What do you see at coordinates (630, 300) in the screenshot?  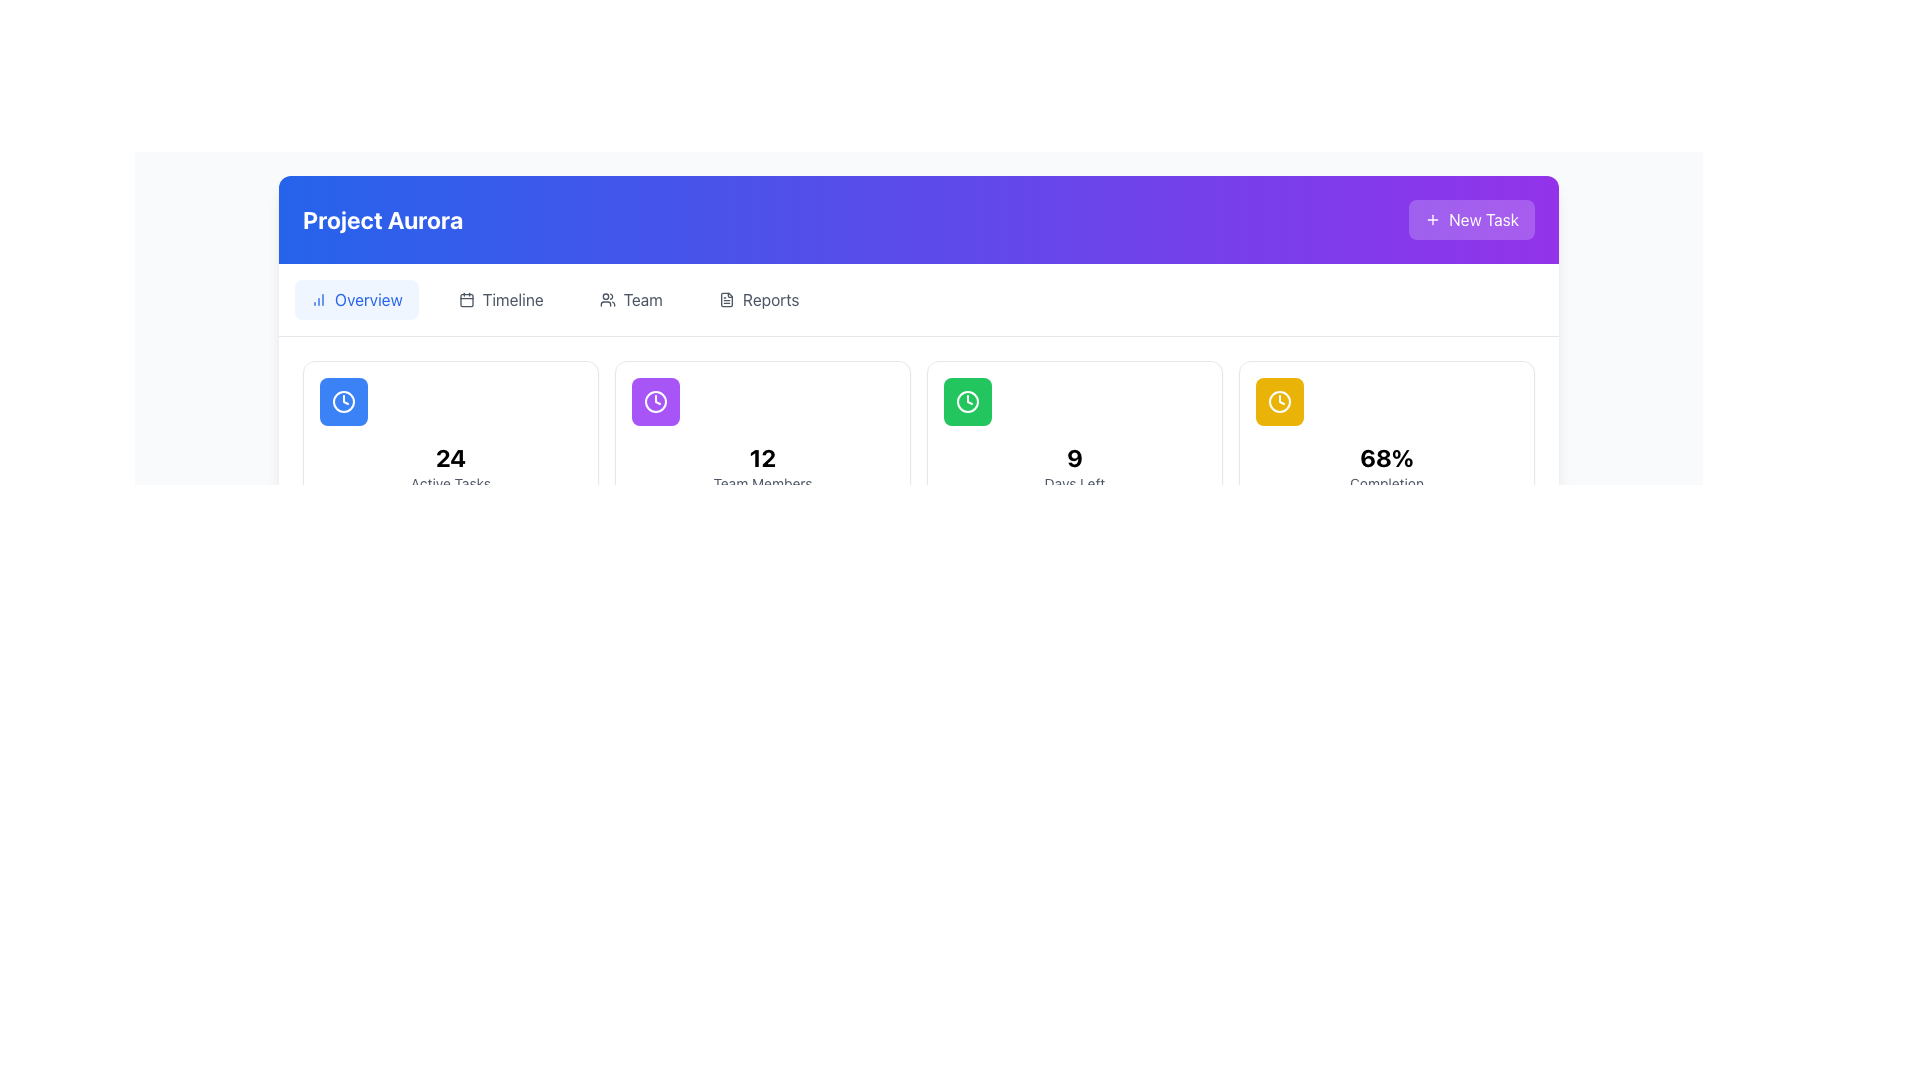 I see `the navigation menu item labeled 'Team'` at bounding box center [630, 300].